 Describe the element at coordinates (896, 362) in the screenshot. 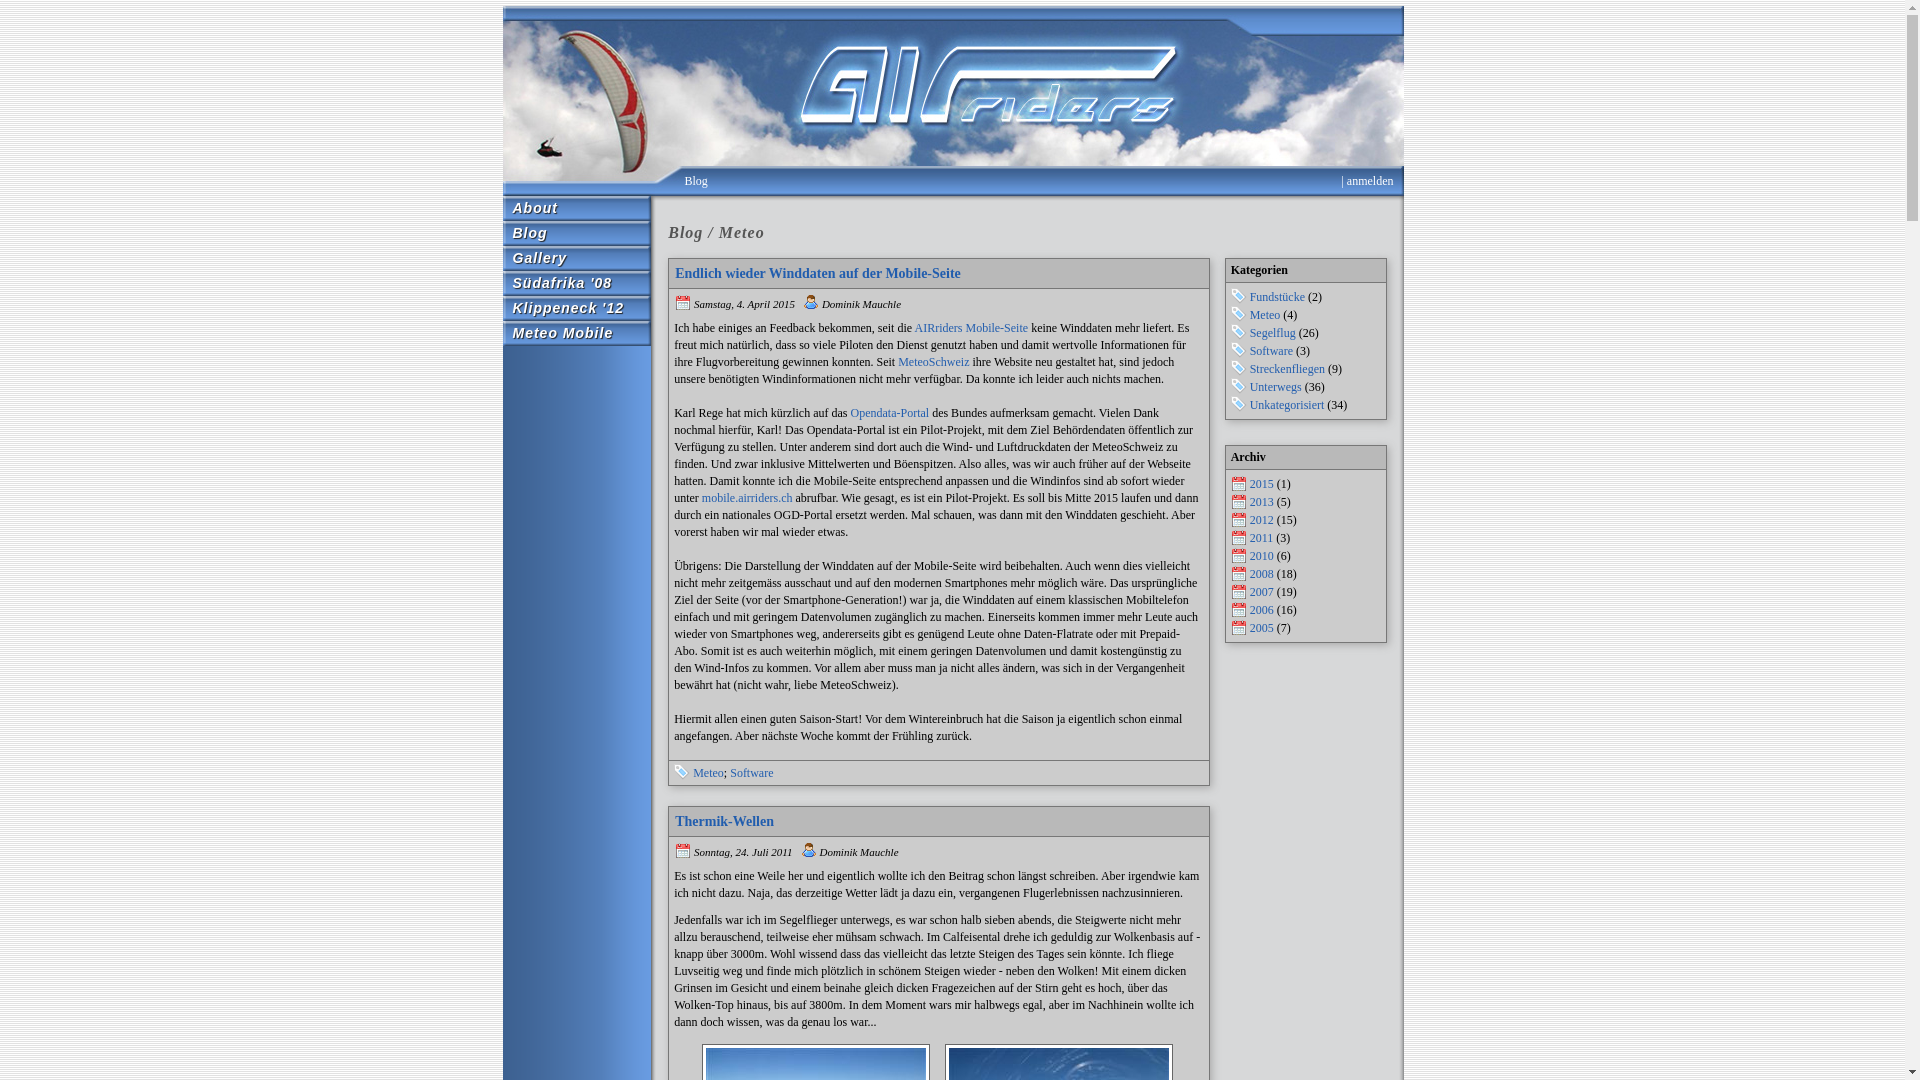

I see `'MeteoSchweiz'` at that location.